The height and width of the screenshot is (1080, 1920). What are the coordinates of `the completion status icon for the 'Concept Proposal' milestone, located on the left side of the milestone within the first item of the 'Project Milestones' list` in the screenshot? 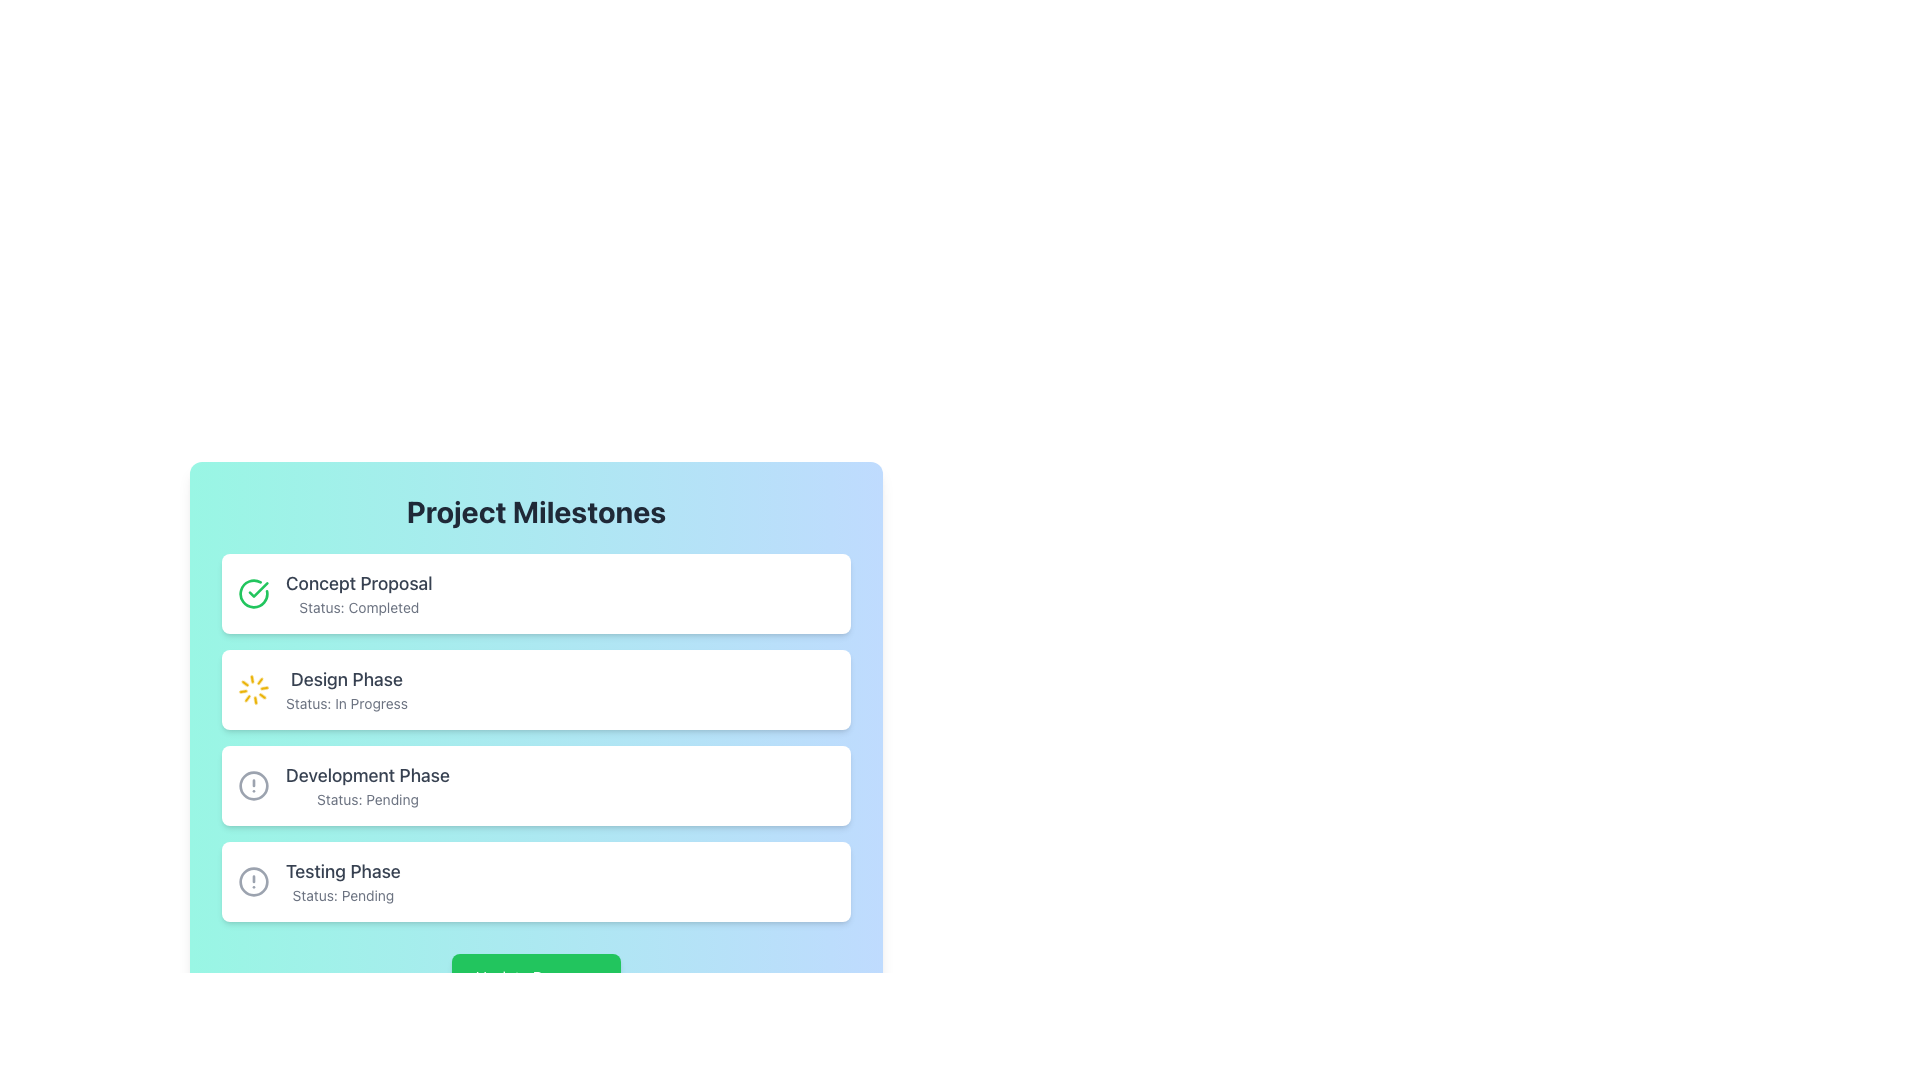 It's located at (253, 592).